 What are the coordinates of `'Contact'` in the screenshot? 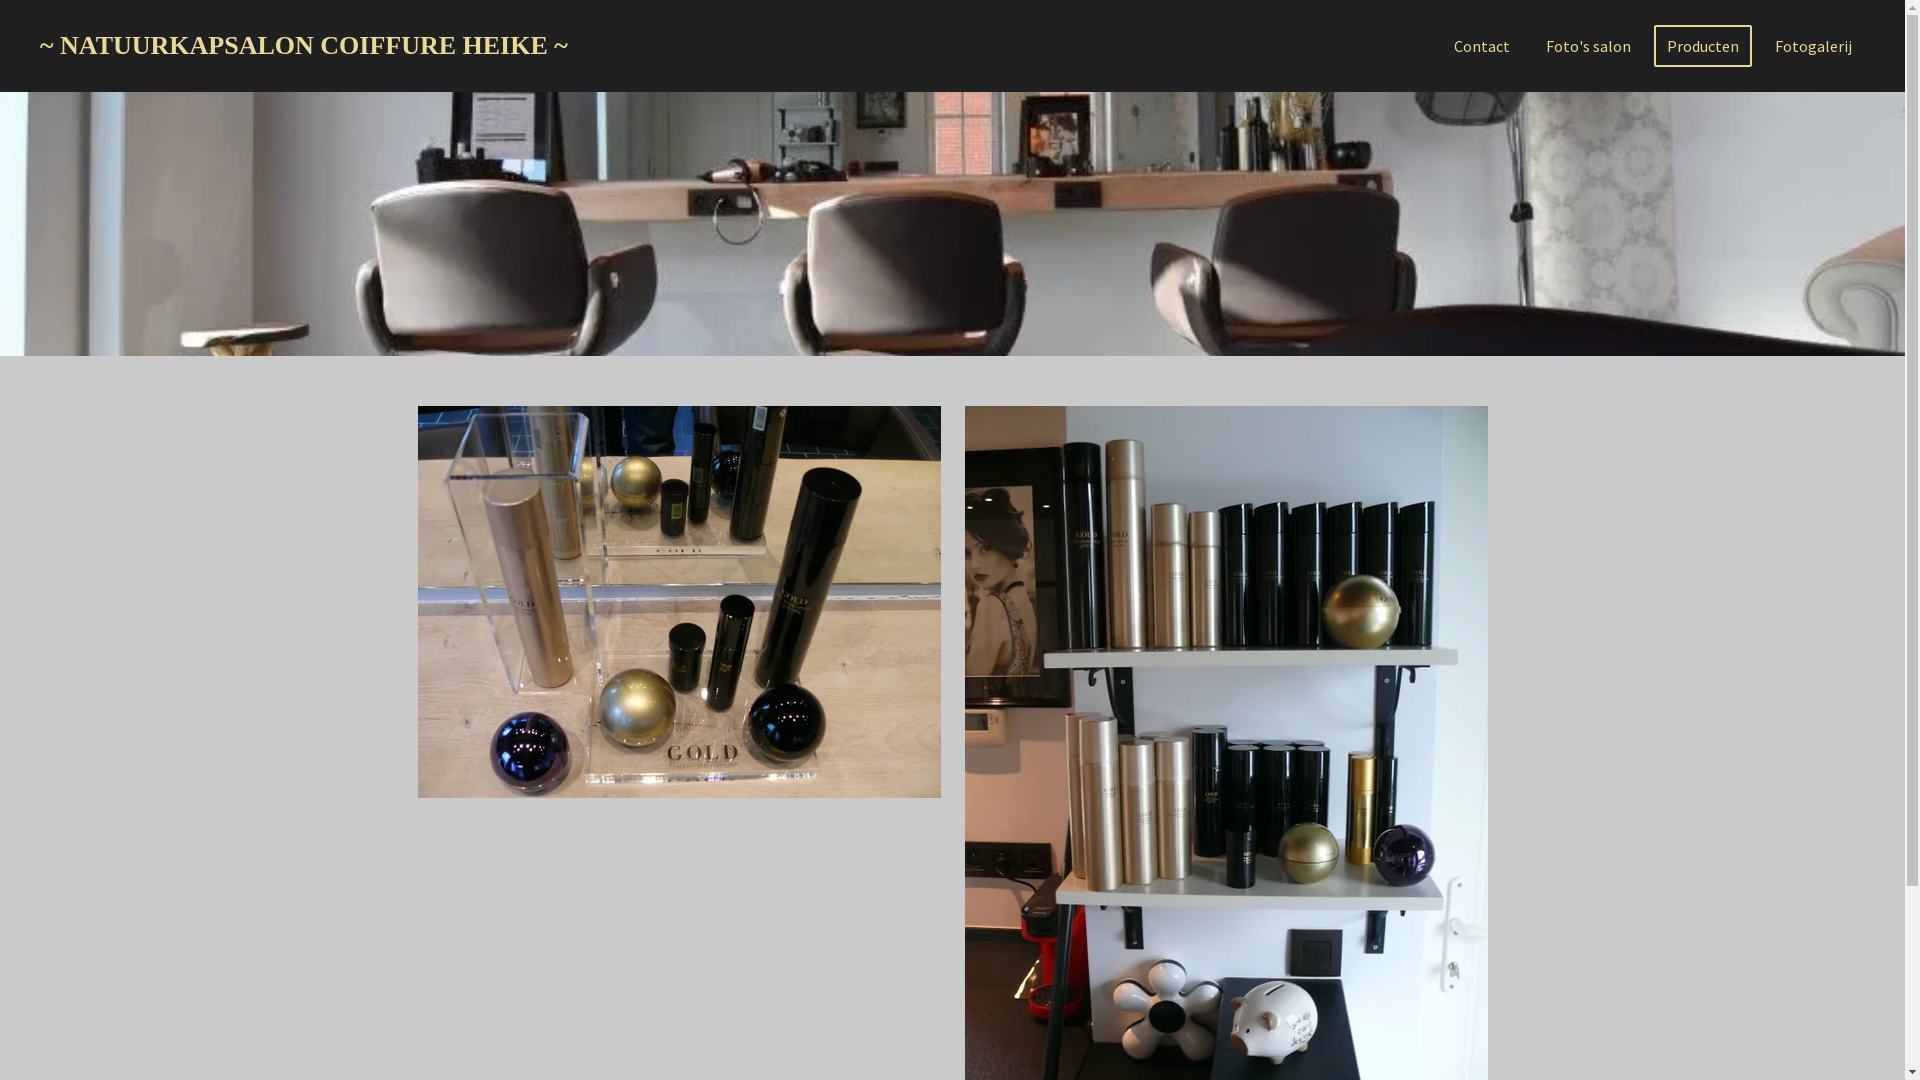 It's located at (1482, 45).